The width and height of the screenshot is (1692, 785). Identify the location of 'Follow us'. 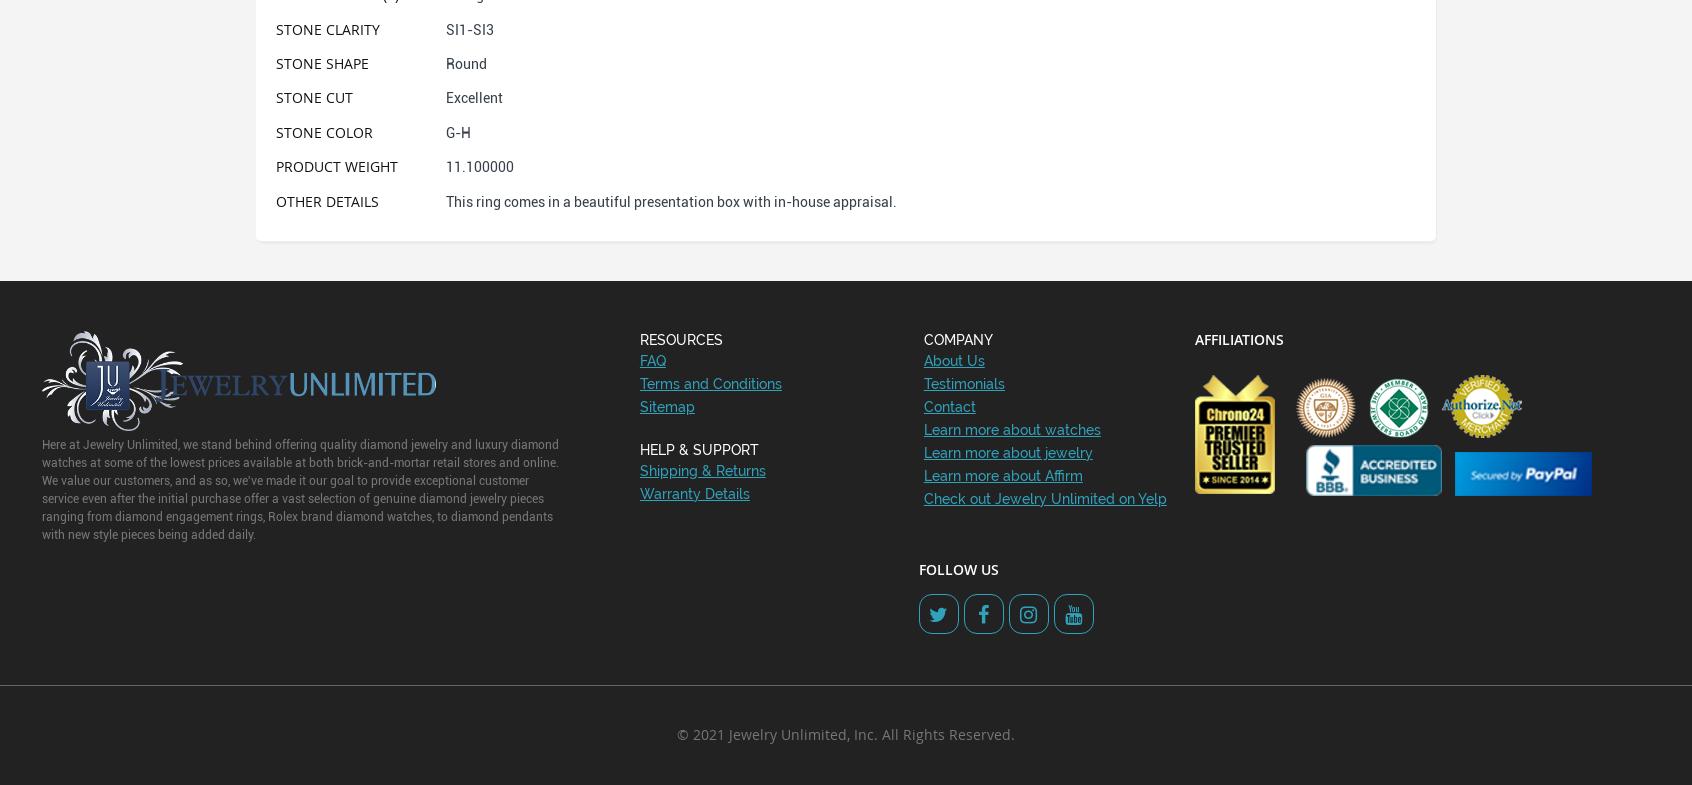
(958, 568).